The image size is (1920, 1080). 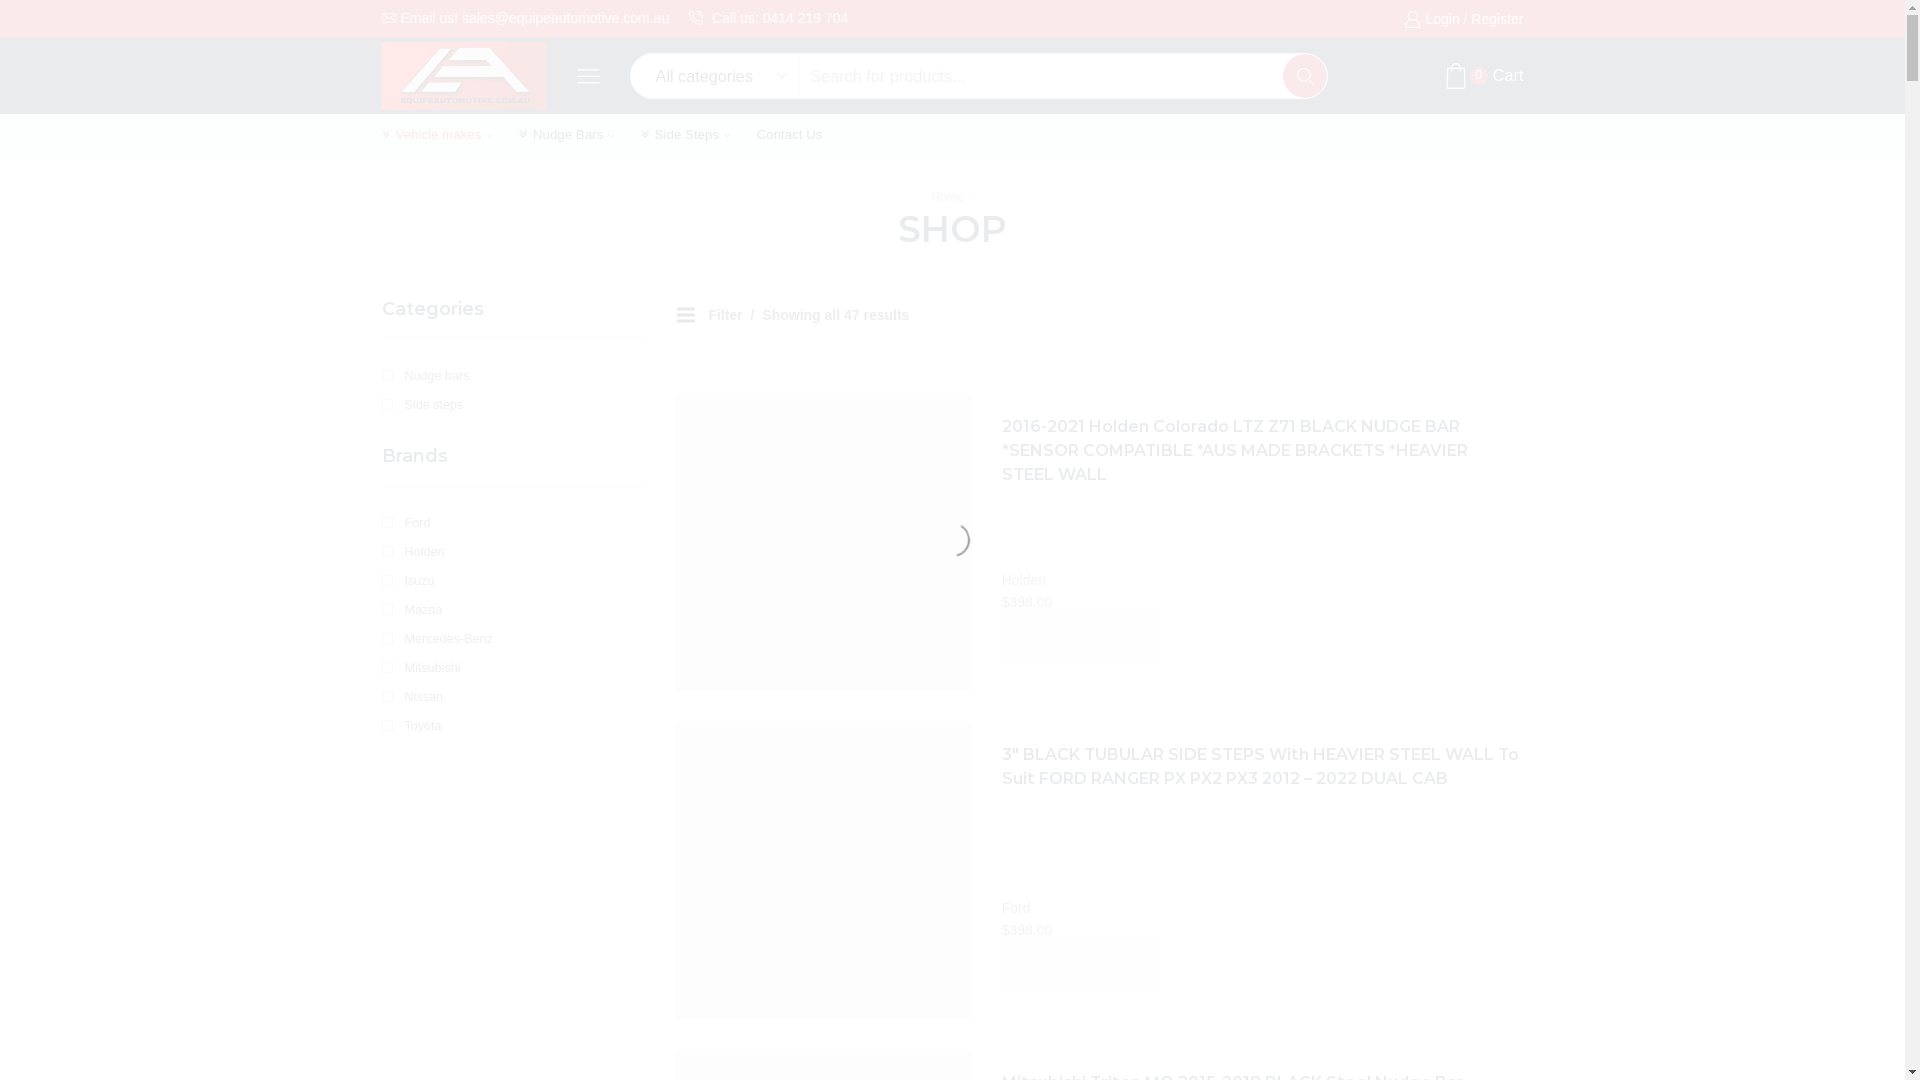 What do you see at coordinates (767, 18) in the screenshot?
I see `' Call us: 0414 219 704'` at bounding box center [767, 18].